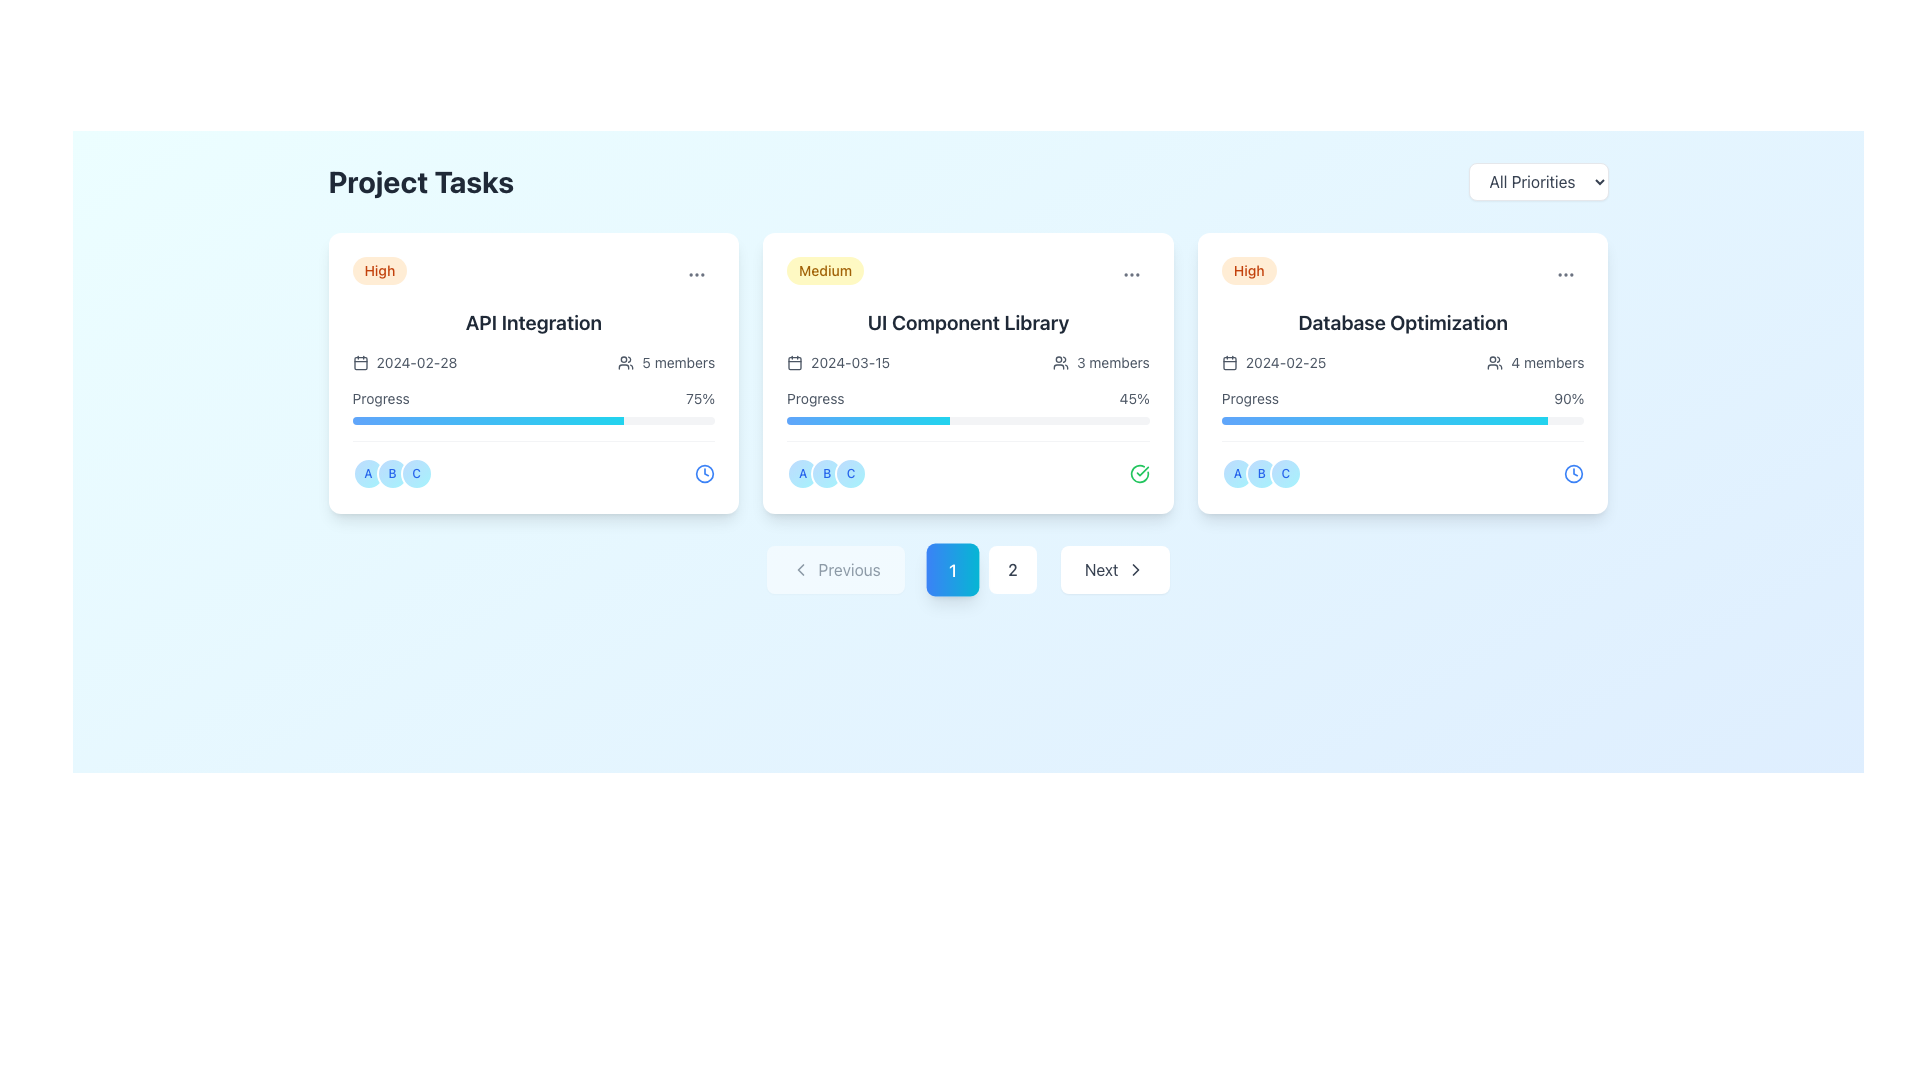  Describe the element at coordinates (666, 362) in the screenshot. I see `the text element representing the number of team members assigned to a task, located to the right of the calendar icon in the bottom section of the 'API Integration' card` at that location.